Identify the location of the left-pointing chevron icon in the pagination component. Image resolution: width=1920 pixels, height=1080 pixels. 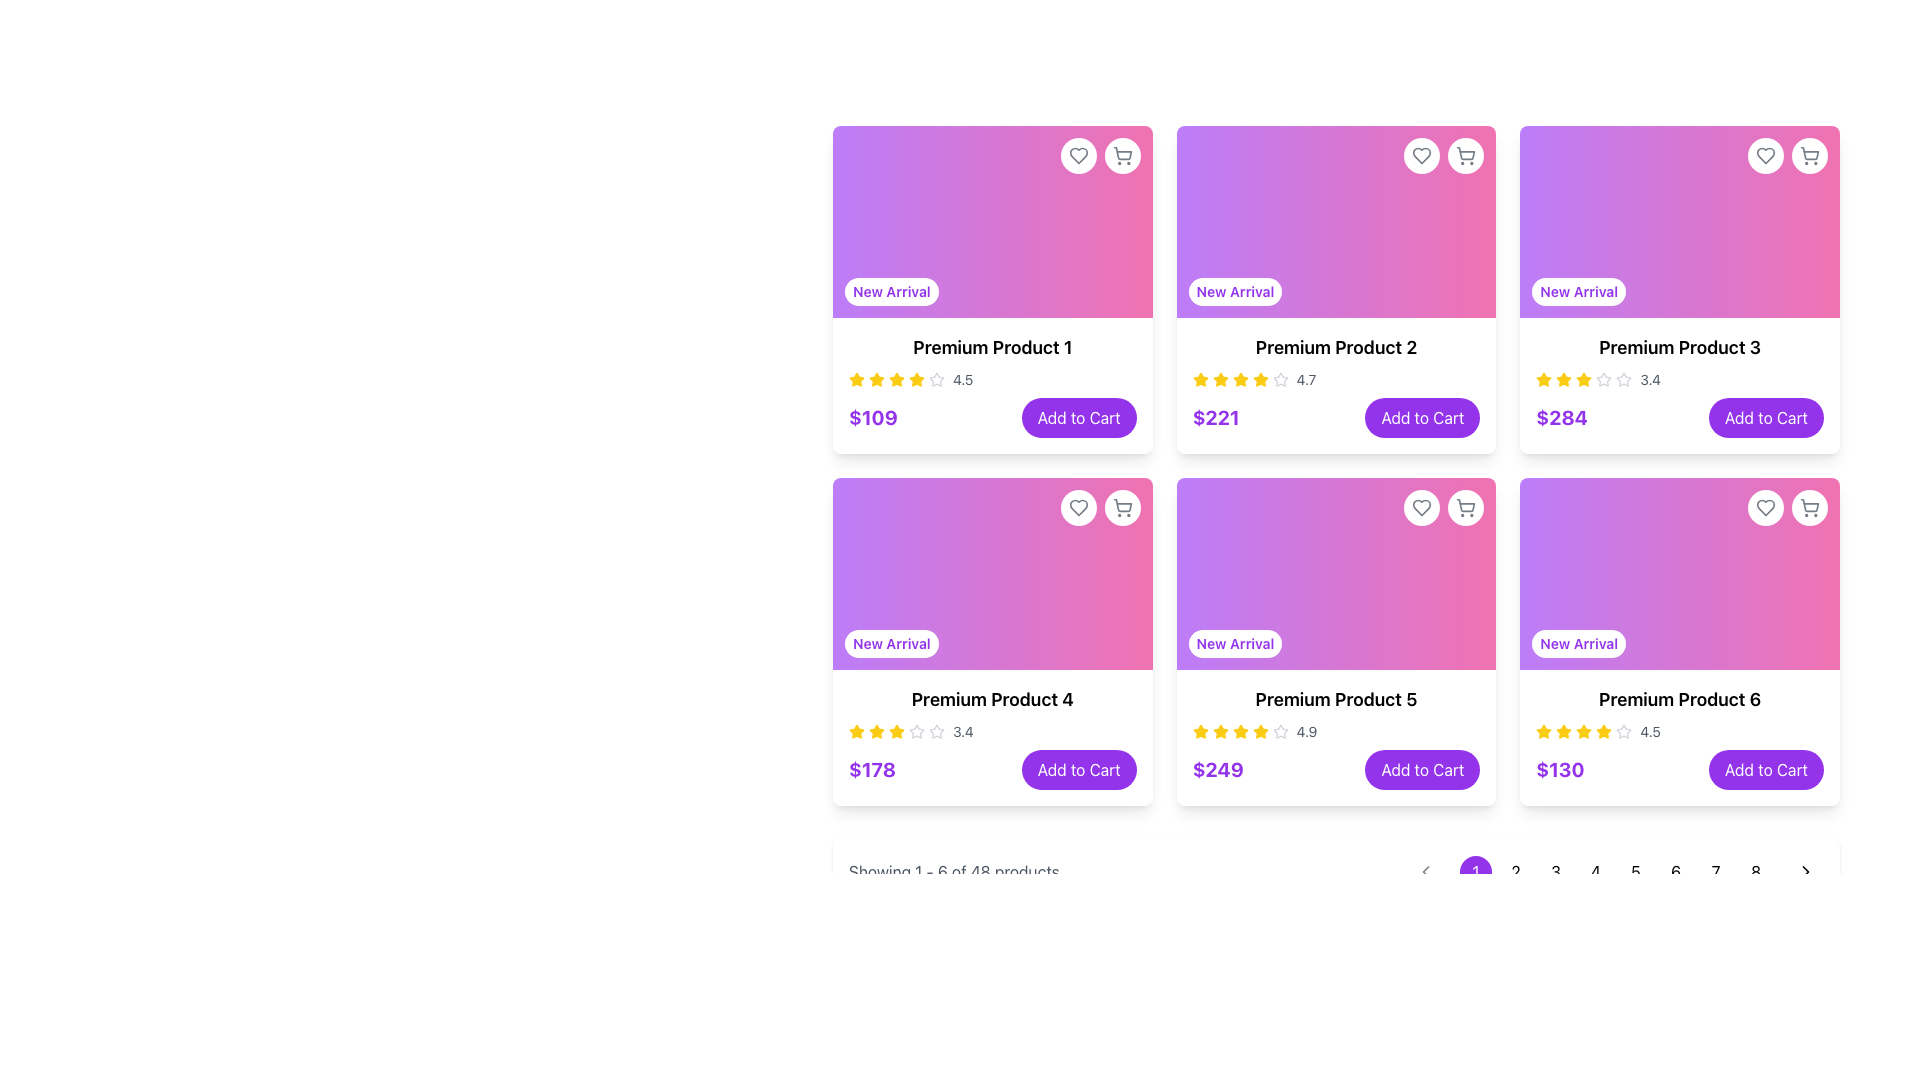
(1424, 870).